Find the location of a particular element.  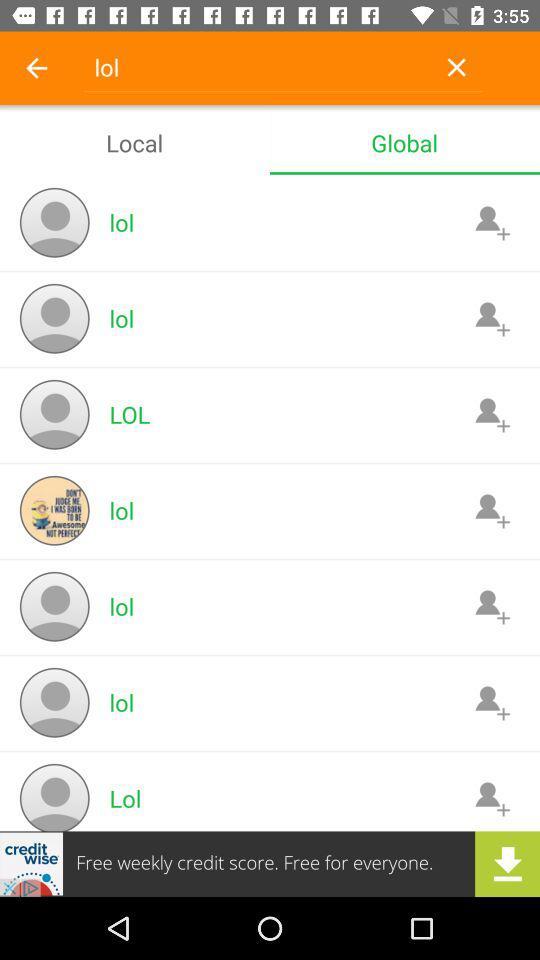

download the option is located at coordinates (270, 863).